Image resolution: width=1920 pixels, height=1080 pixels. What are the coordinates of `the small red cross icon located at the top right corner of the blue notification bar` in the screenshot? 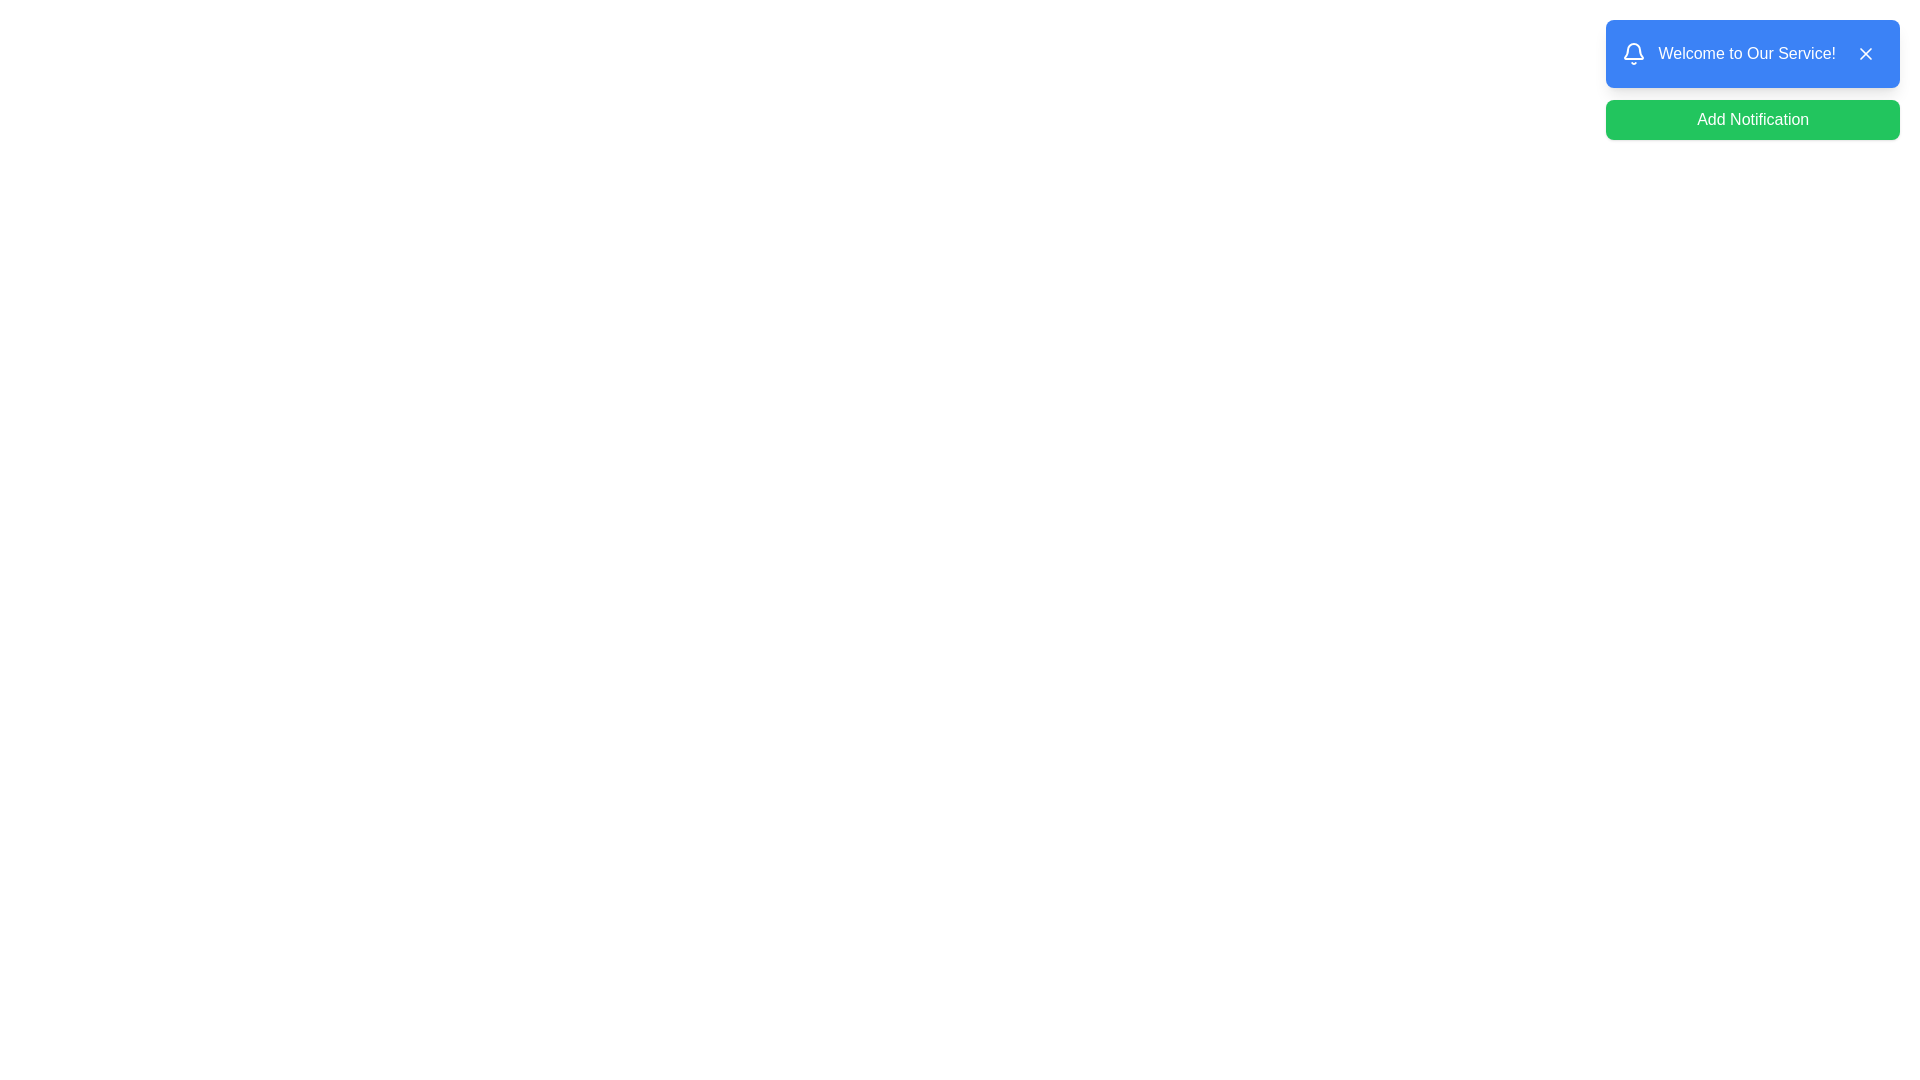 It's located at (1865, 53).